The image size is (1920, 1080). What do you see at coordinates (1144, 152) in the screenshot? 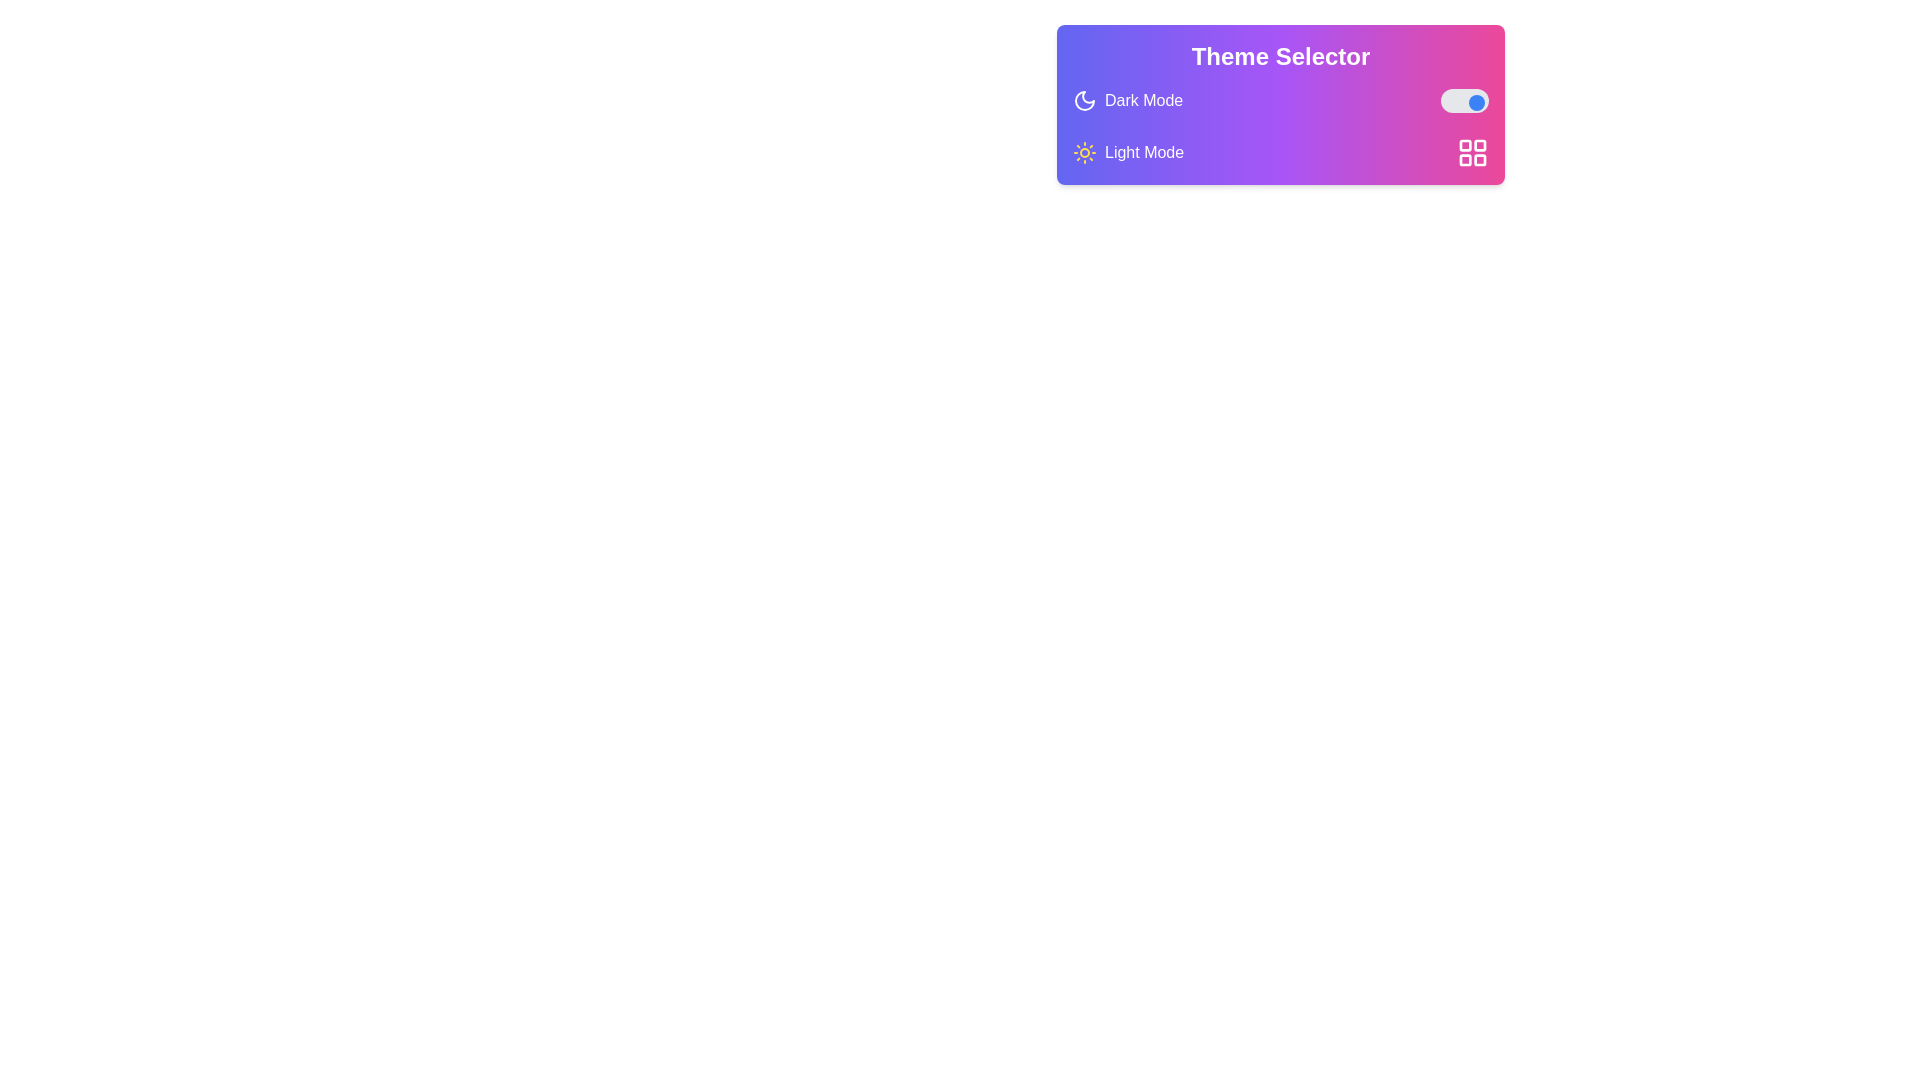
I see `the 'Light Mode' text label, which is styled with white text on a gradient background and positioned right of the sun icon` at bounding box center [1144, 152].